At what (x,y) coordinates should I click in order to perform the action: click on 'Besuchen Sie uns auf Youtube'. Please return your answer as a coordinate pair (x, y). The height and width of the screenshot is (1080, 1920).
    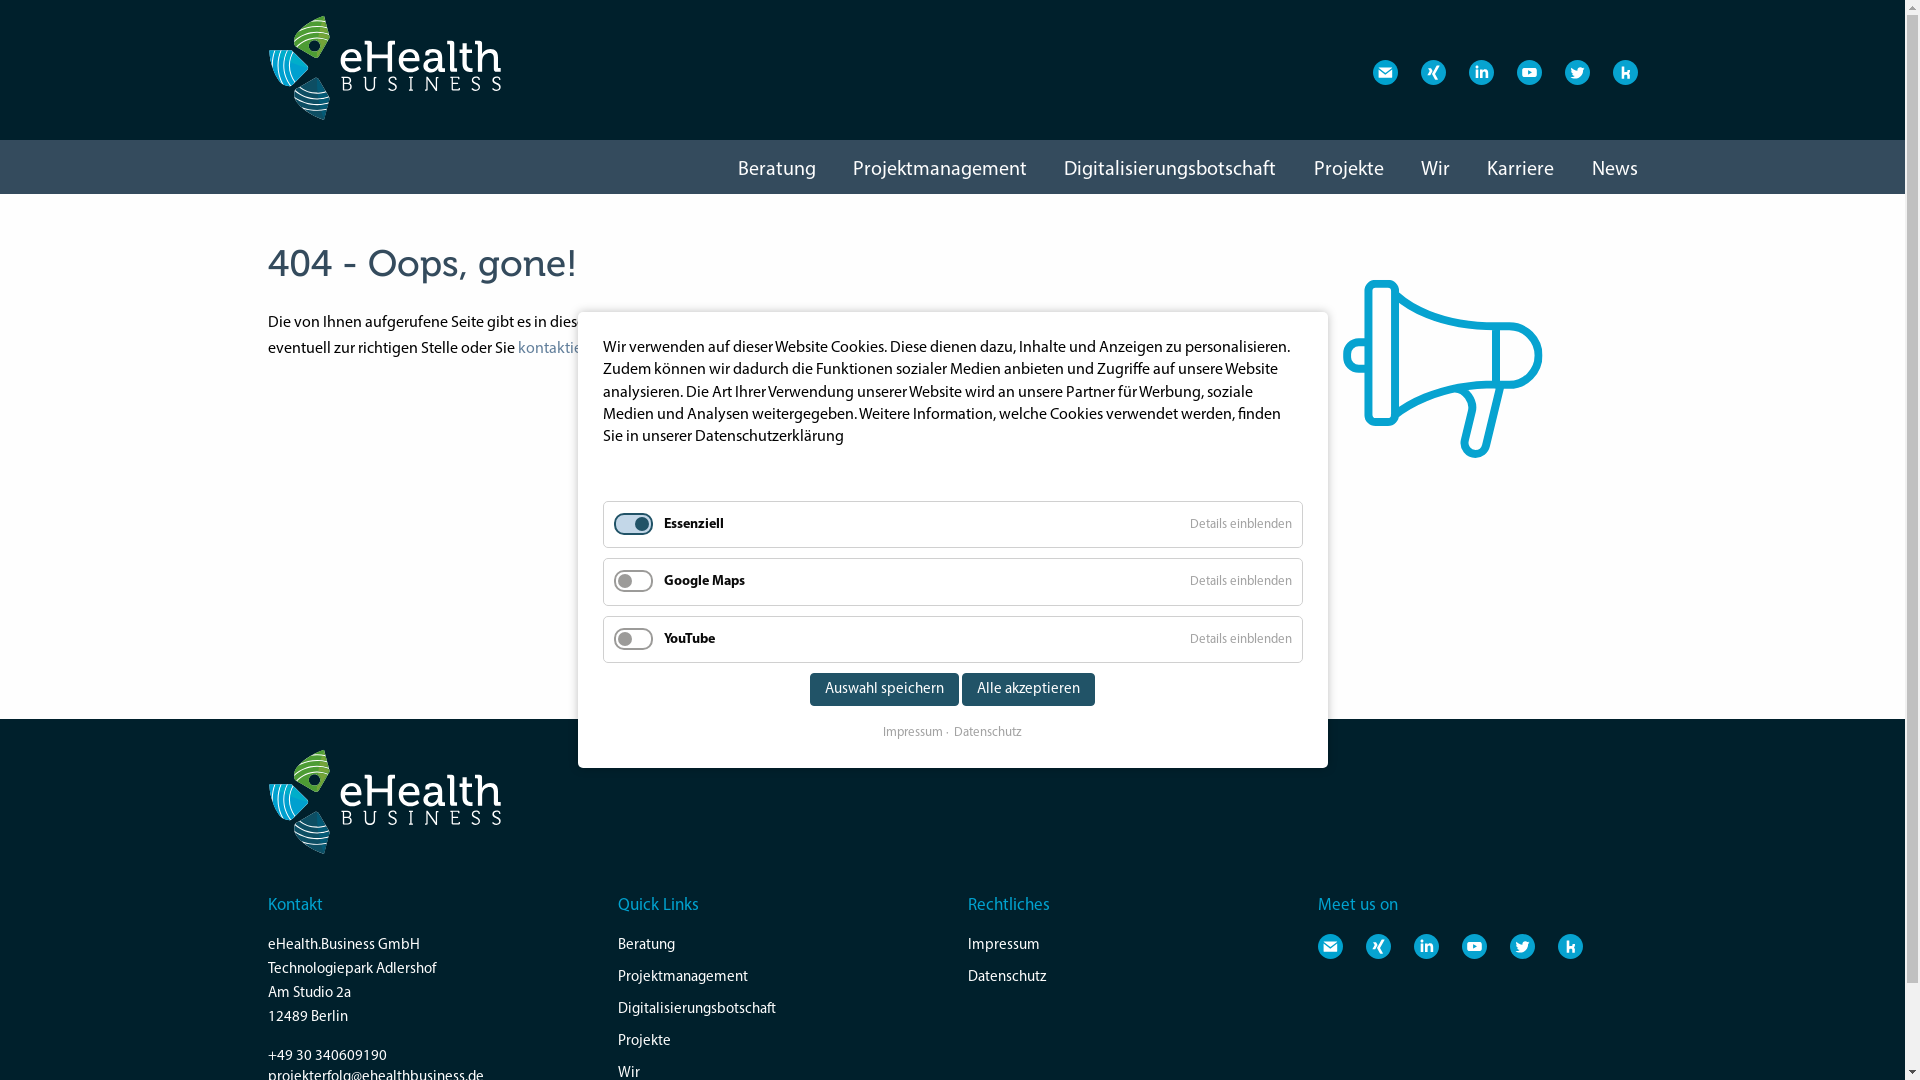
    Looking at the image, I should click on (1474, 945).